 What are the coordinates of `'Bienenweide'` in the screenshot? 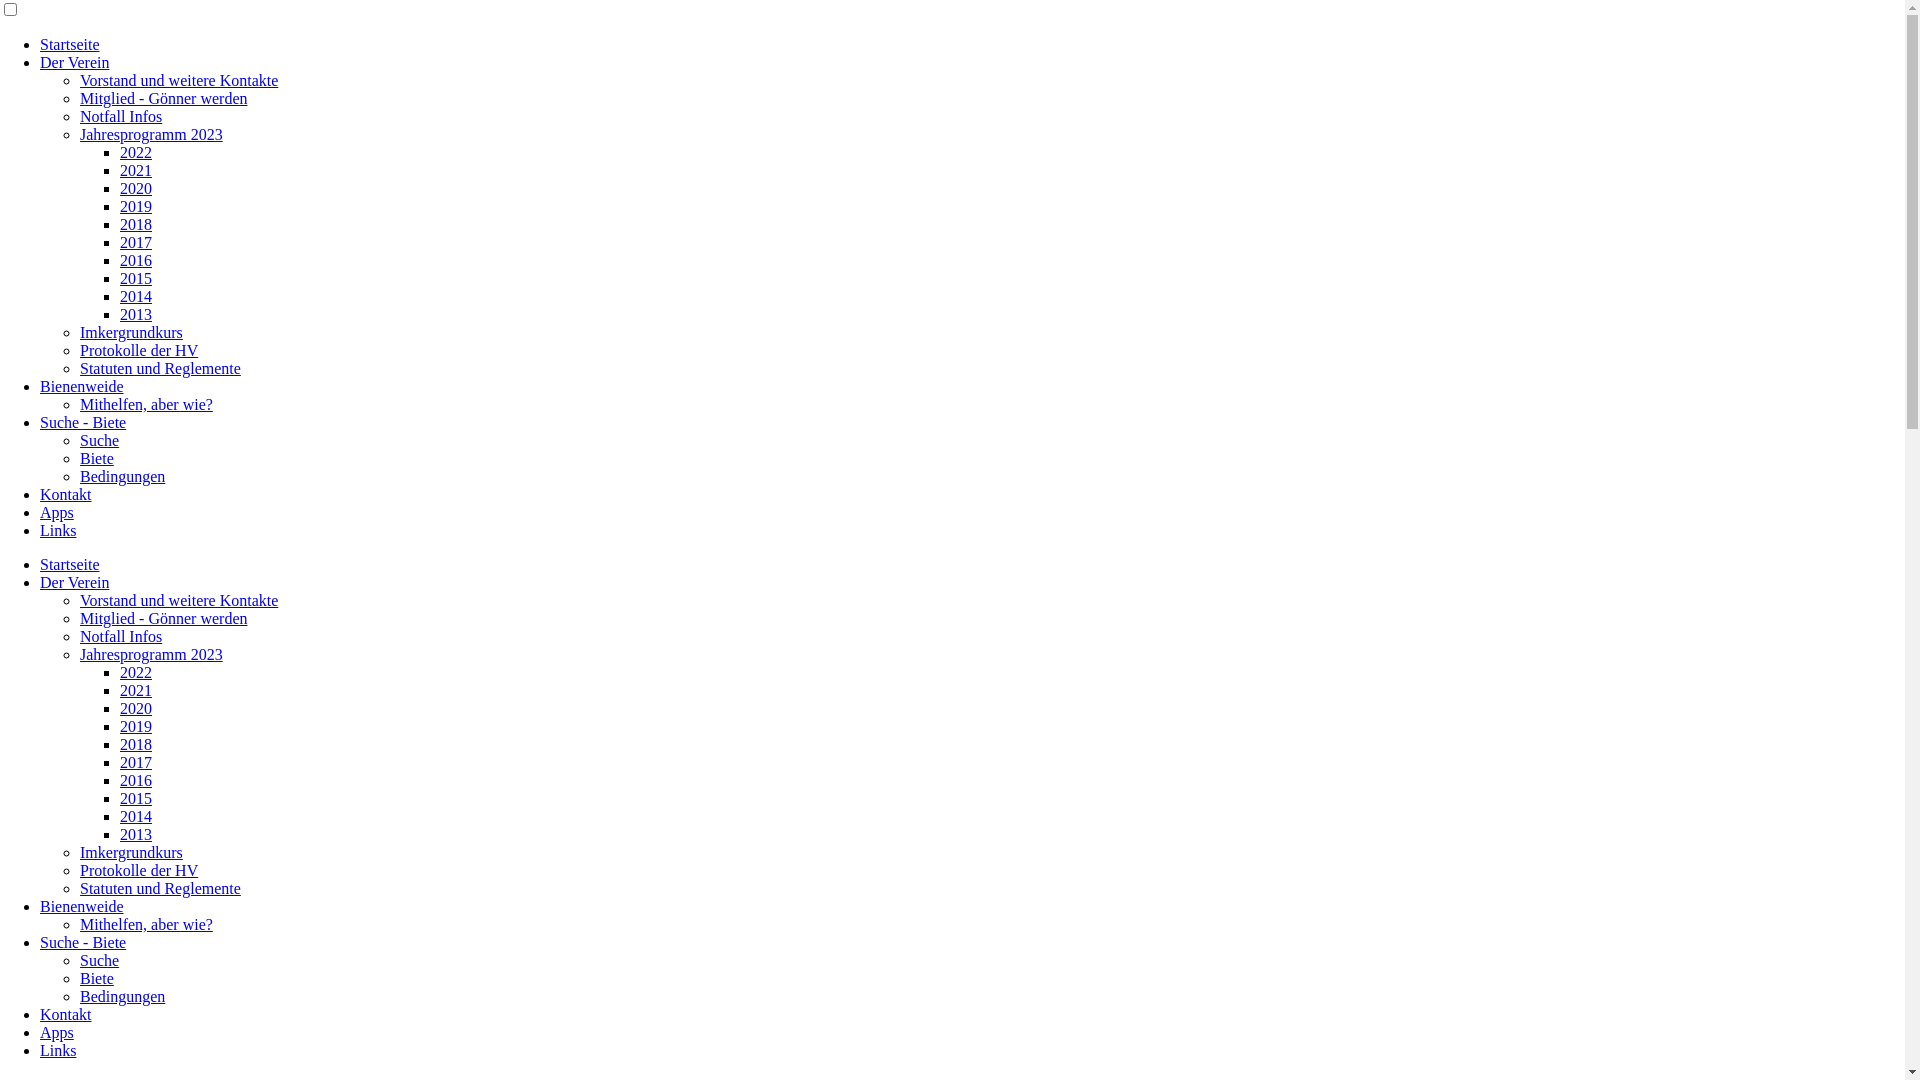 It's located at (80, 906).